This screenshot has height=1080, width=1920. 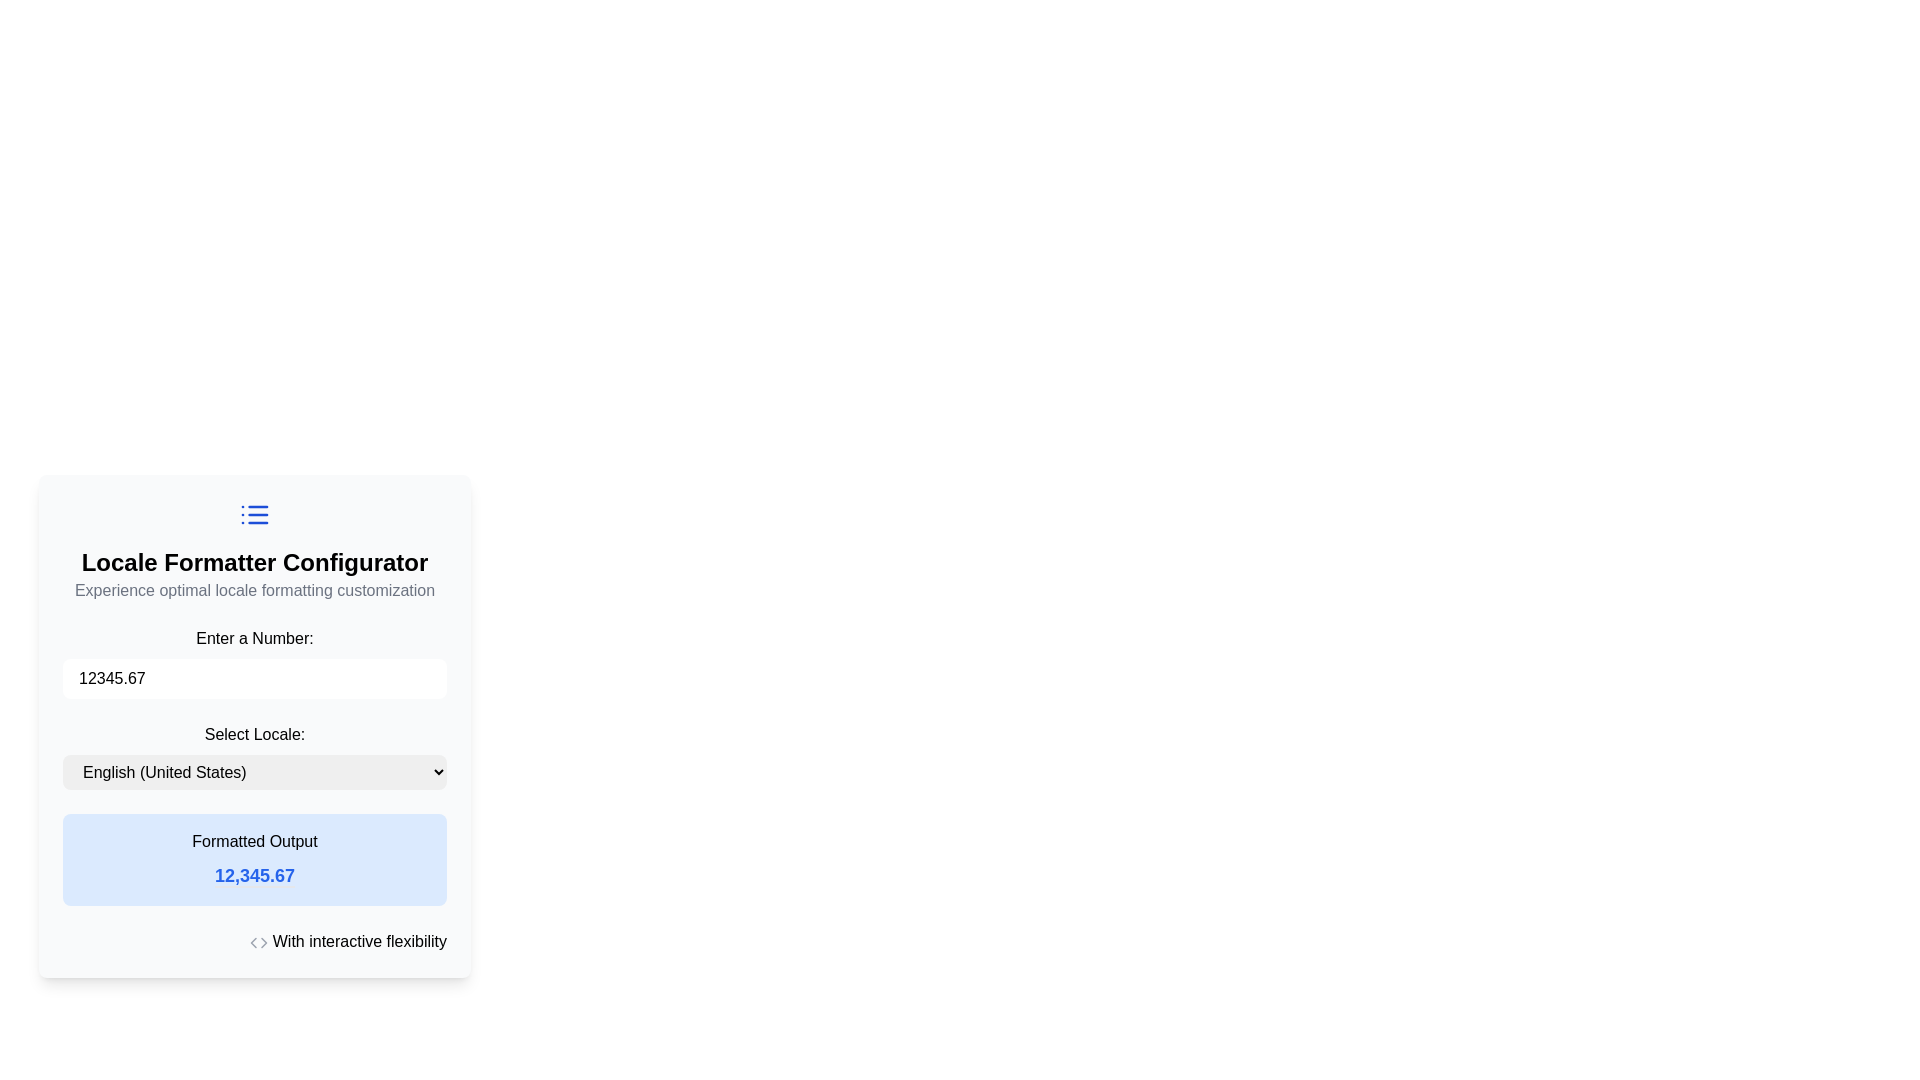 What do you see at coordinates (253, 941) in the screenshot?
I see `the text that reads 'With interactive flexibility', which is right-aligned and located at the bottom of the panel, just below the 'Formatted Output' section` at bounding box center [253, 941].